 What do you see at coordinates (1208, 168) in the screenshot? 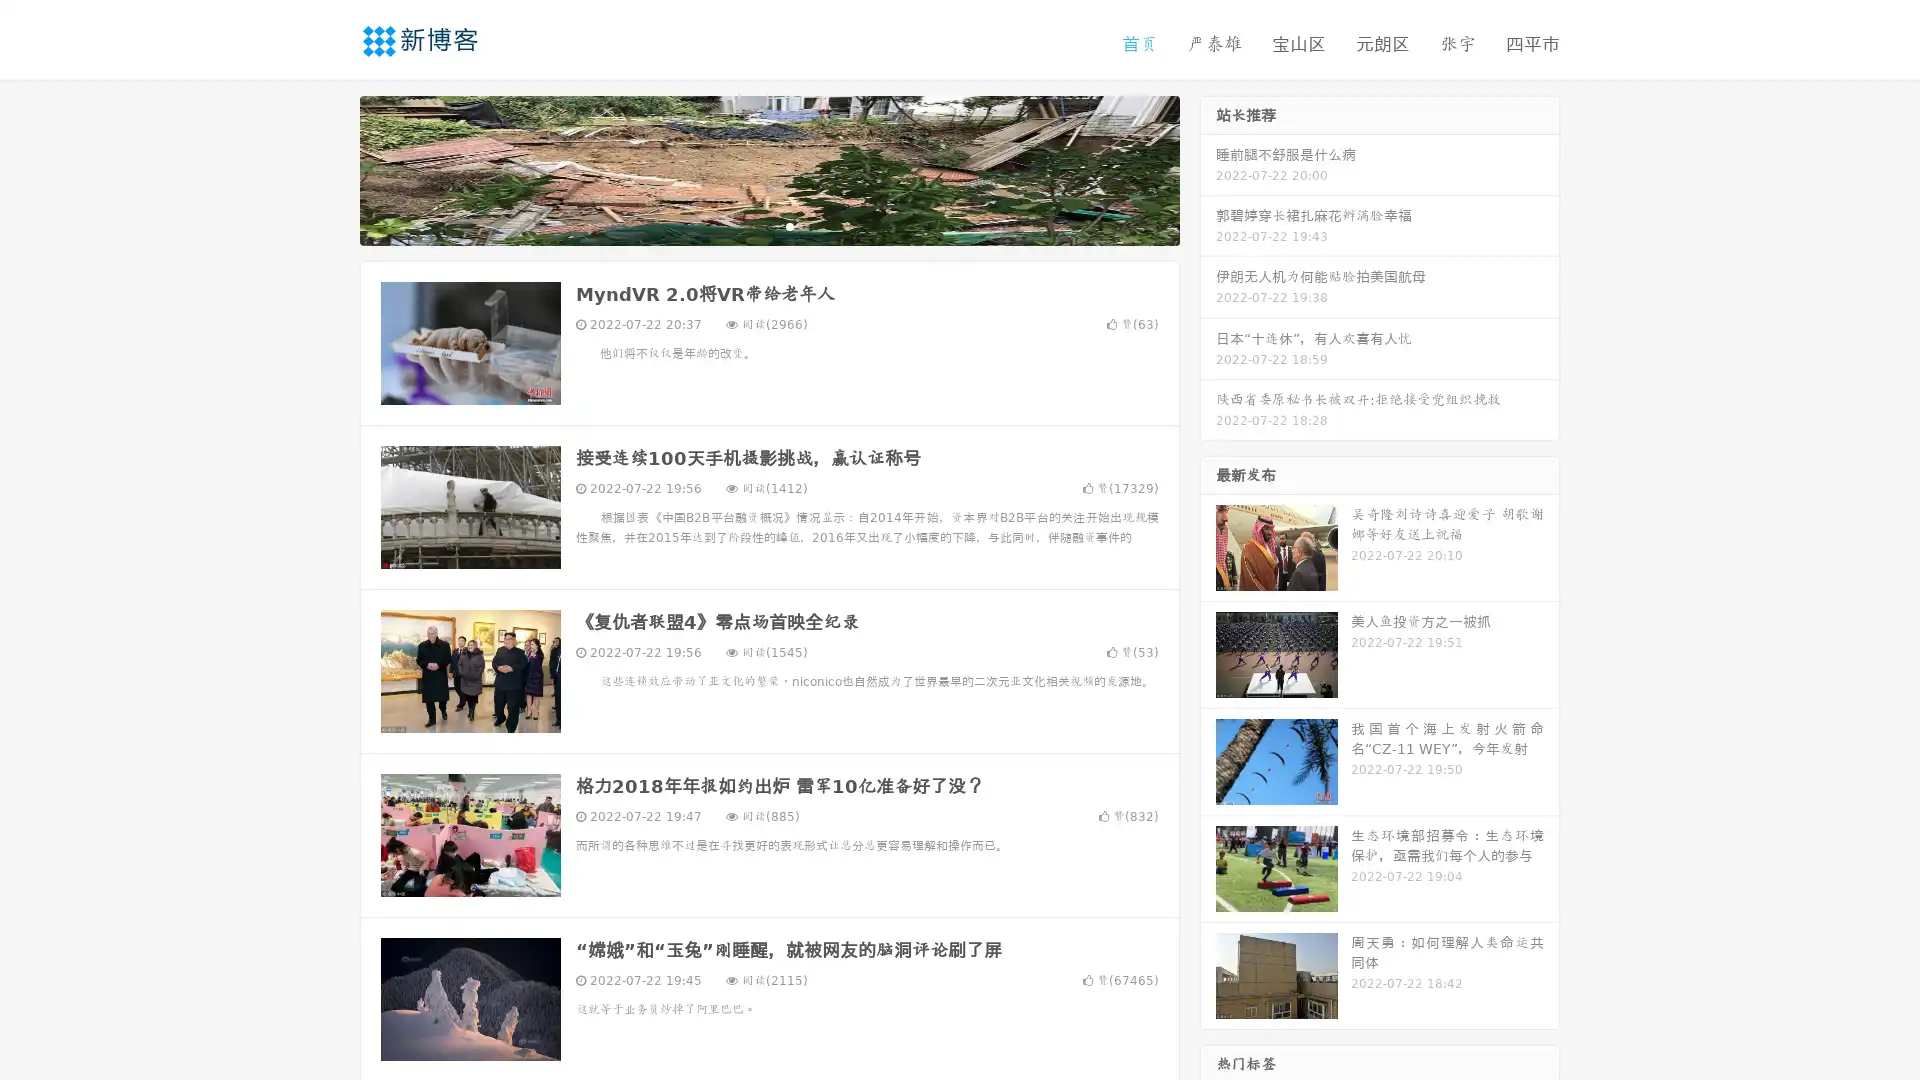
I see `Next slide` at bounding box center [1208, 168].